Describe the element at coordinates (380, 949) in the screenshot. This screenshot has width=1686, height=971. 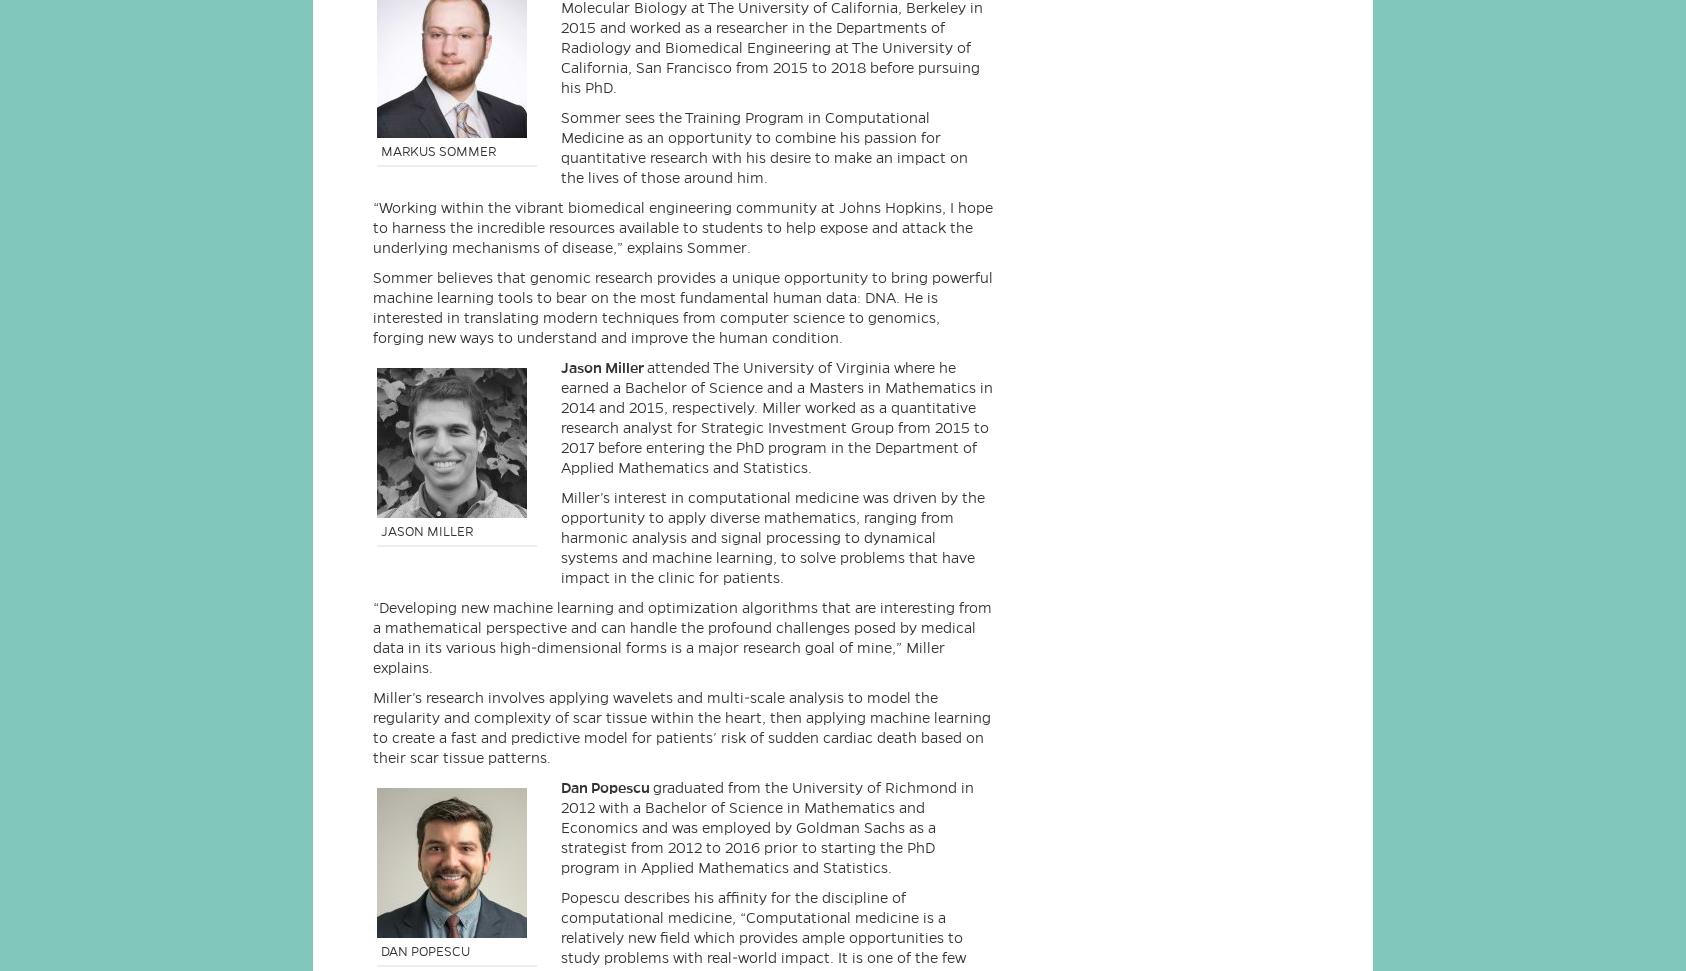
I see `'DAN POPESCU'` at that location.